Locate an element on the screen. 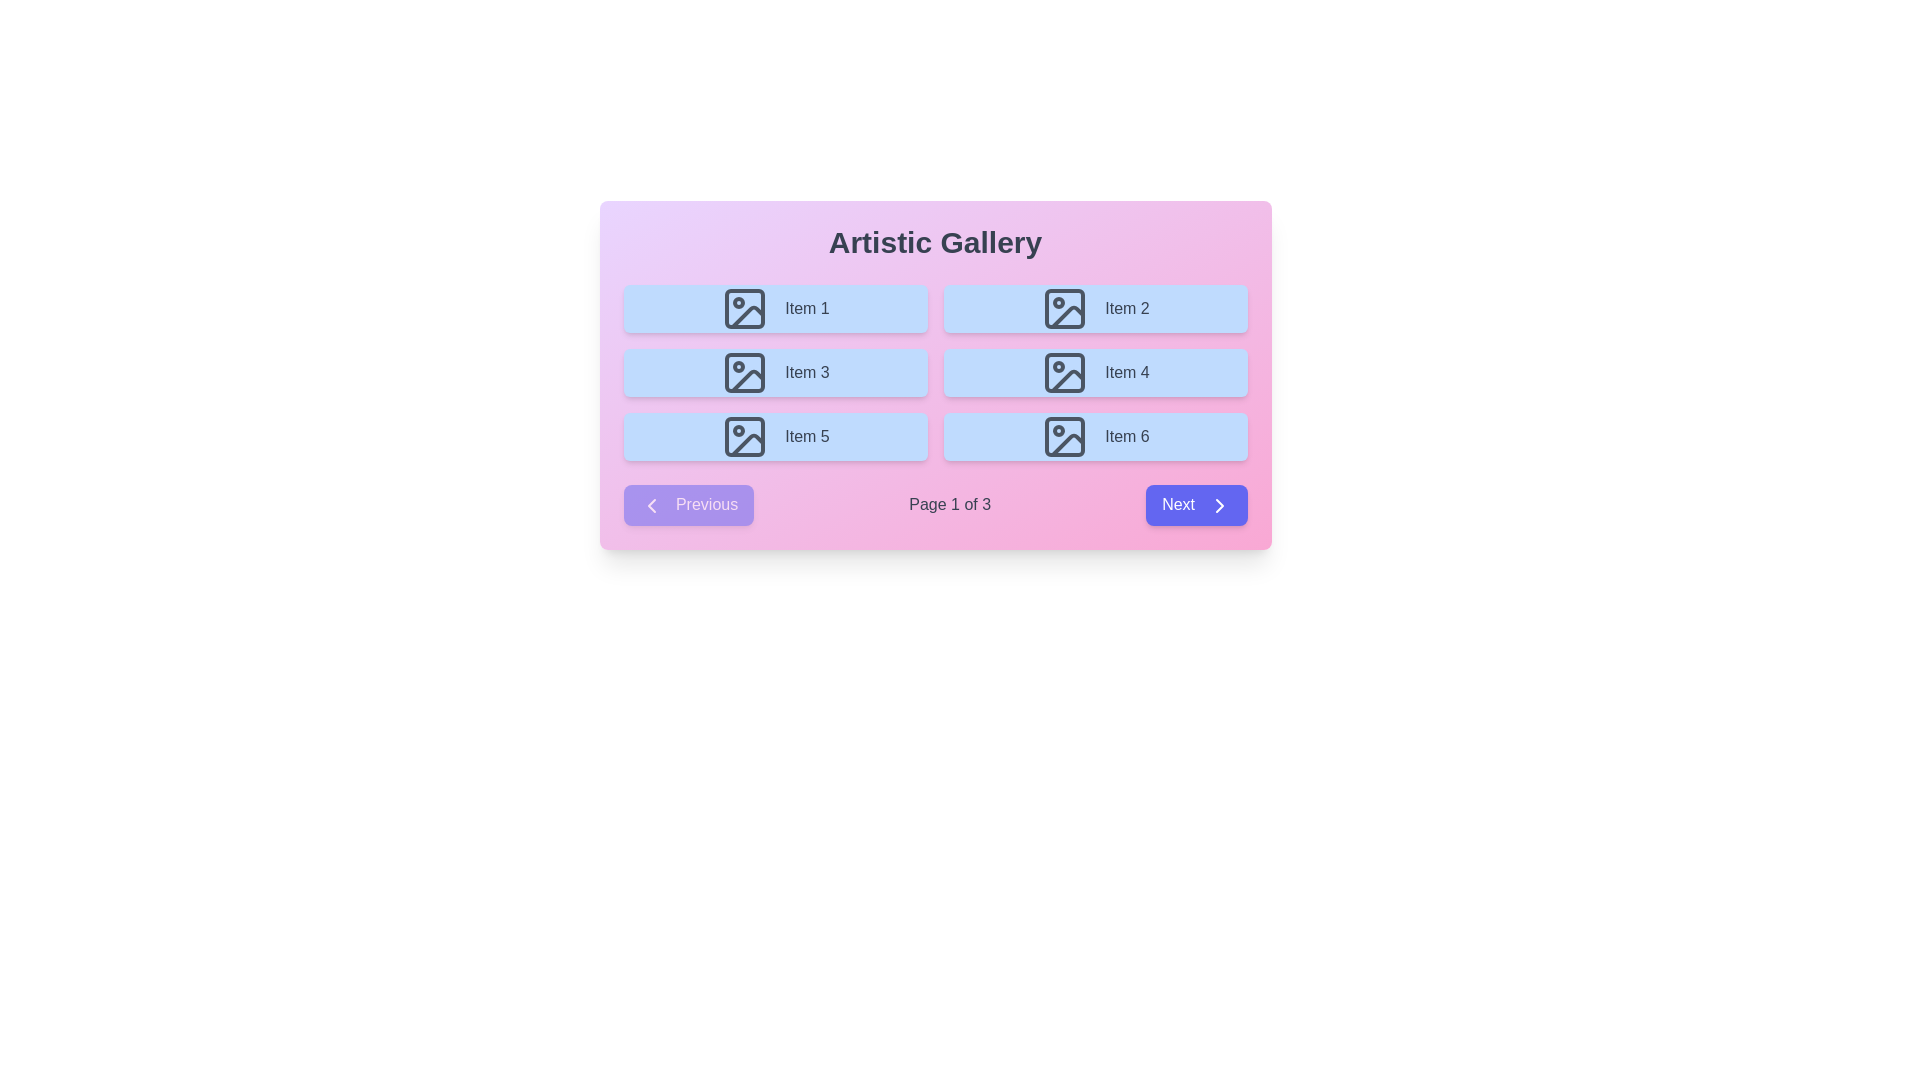 The height and width of the screenshot is (1080, 1920). the interactive item associated with 'Item 6', located at the bottom right of the grid layout is located at coordinates (1094, 435).